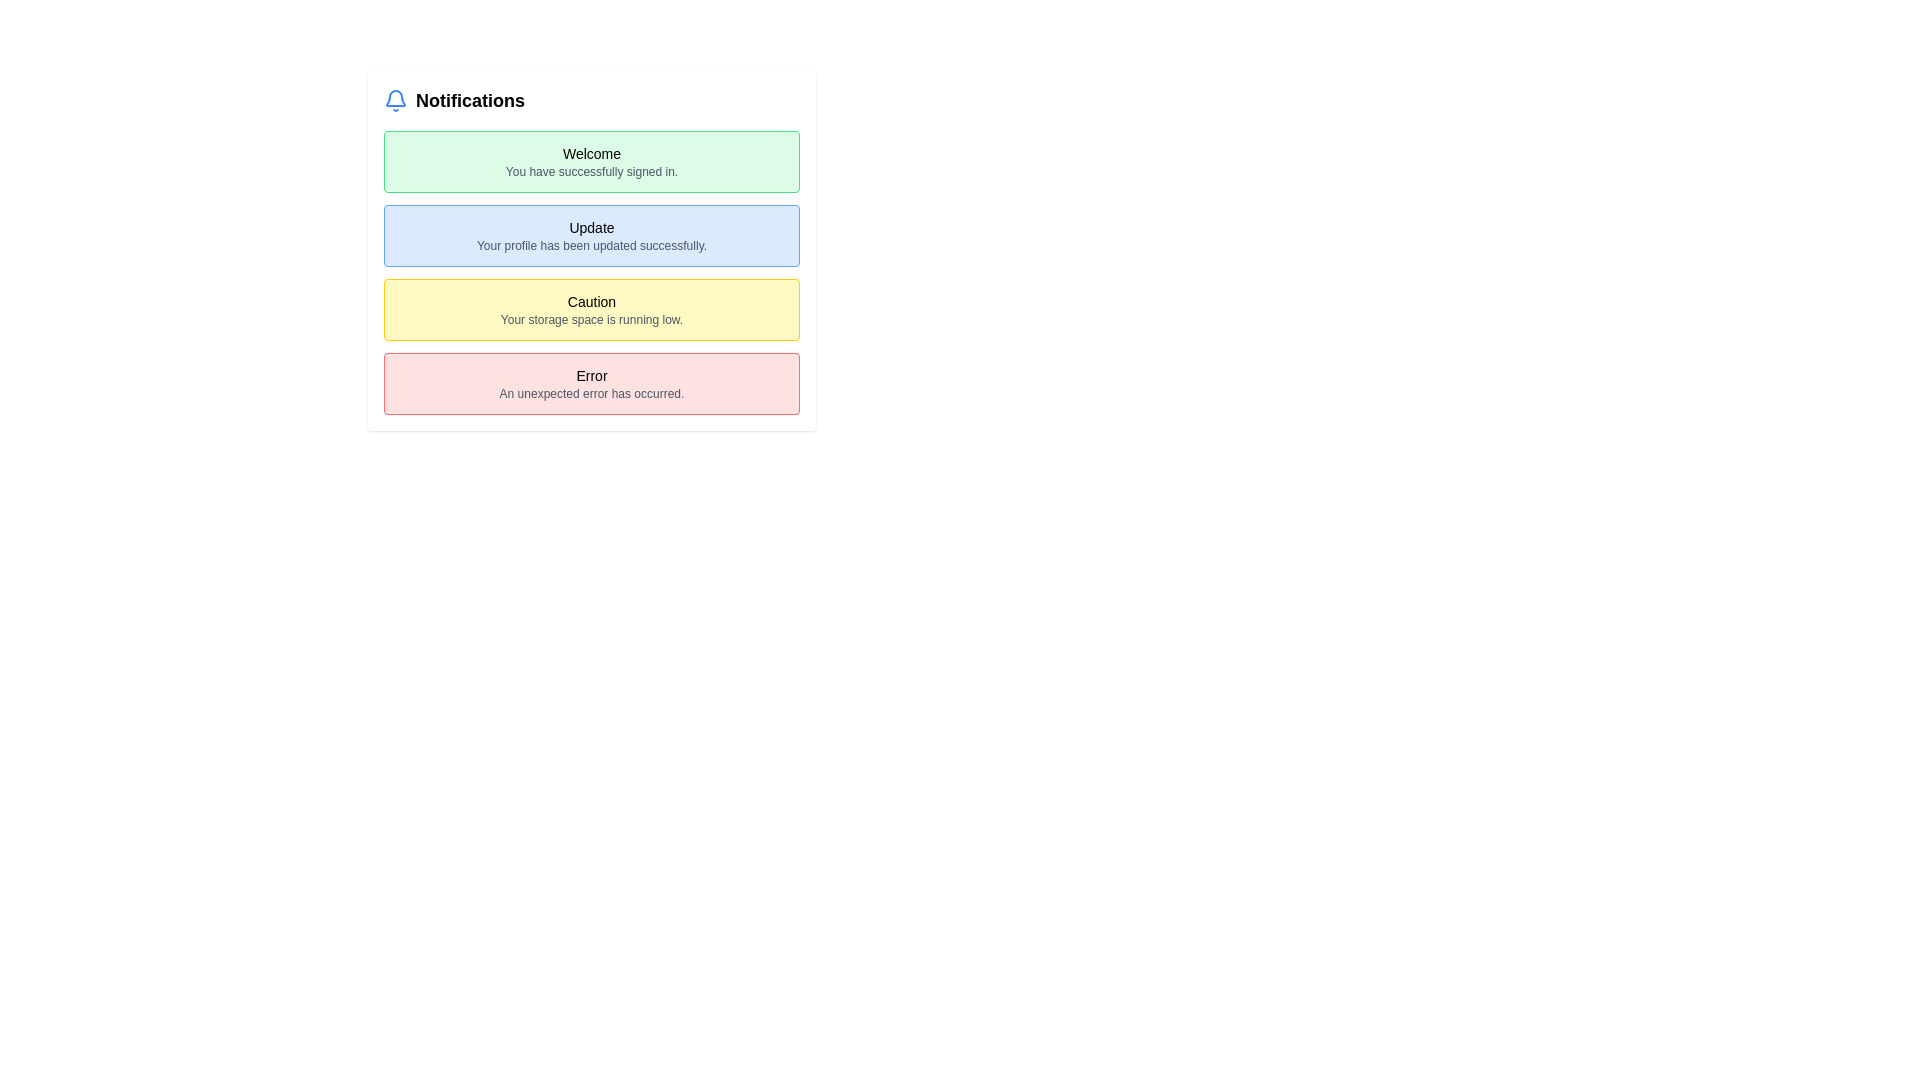 This screenshot has height=1080, width=1920. I want to click on error notification message displayed in the notification card positioned fourth in the vertically stacked list, below the yellow 'Caution' card, so click(590, 384).